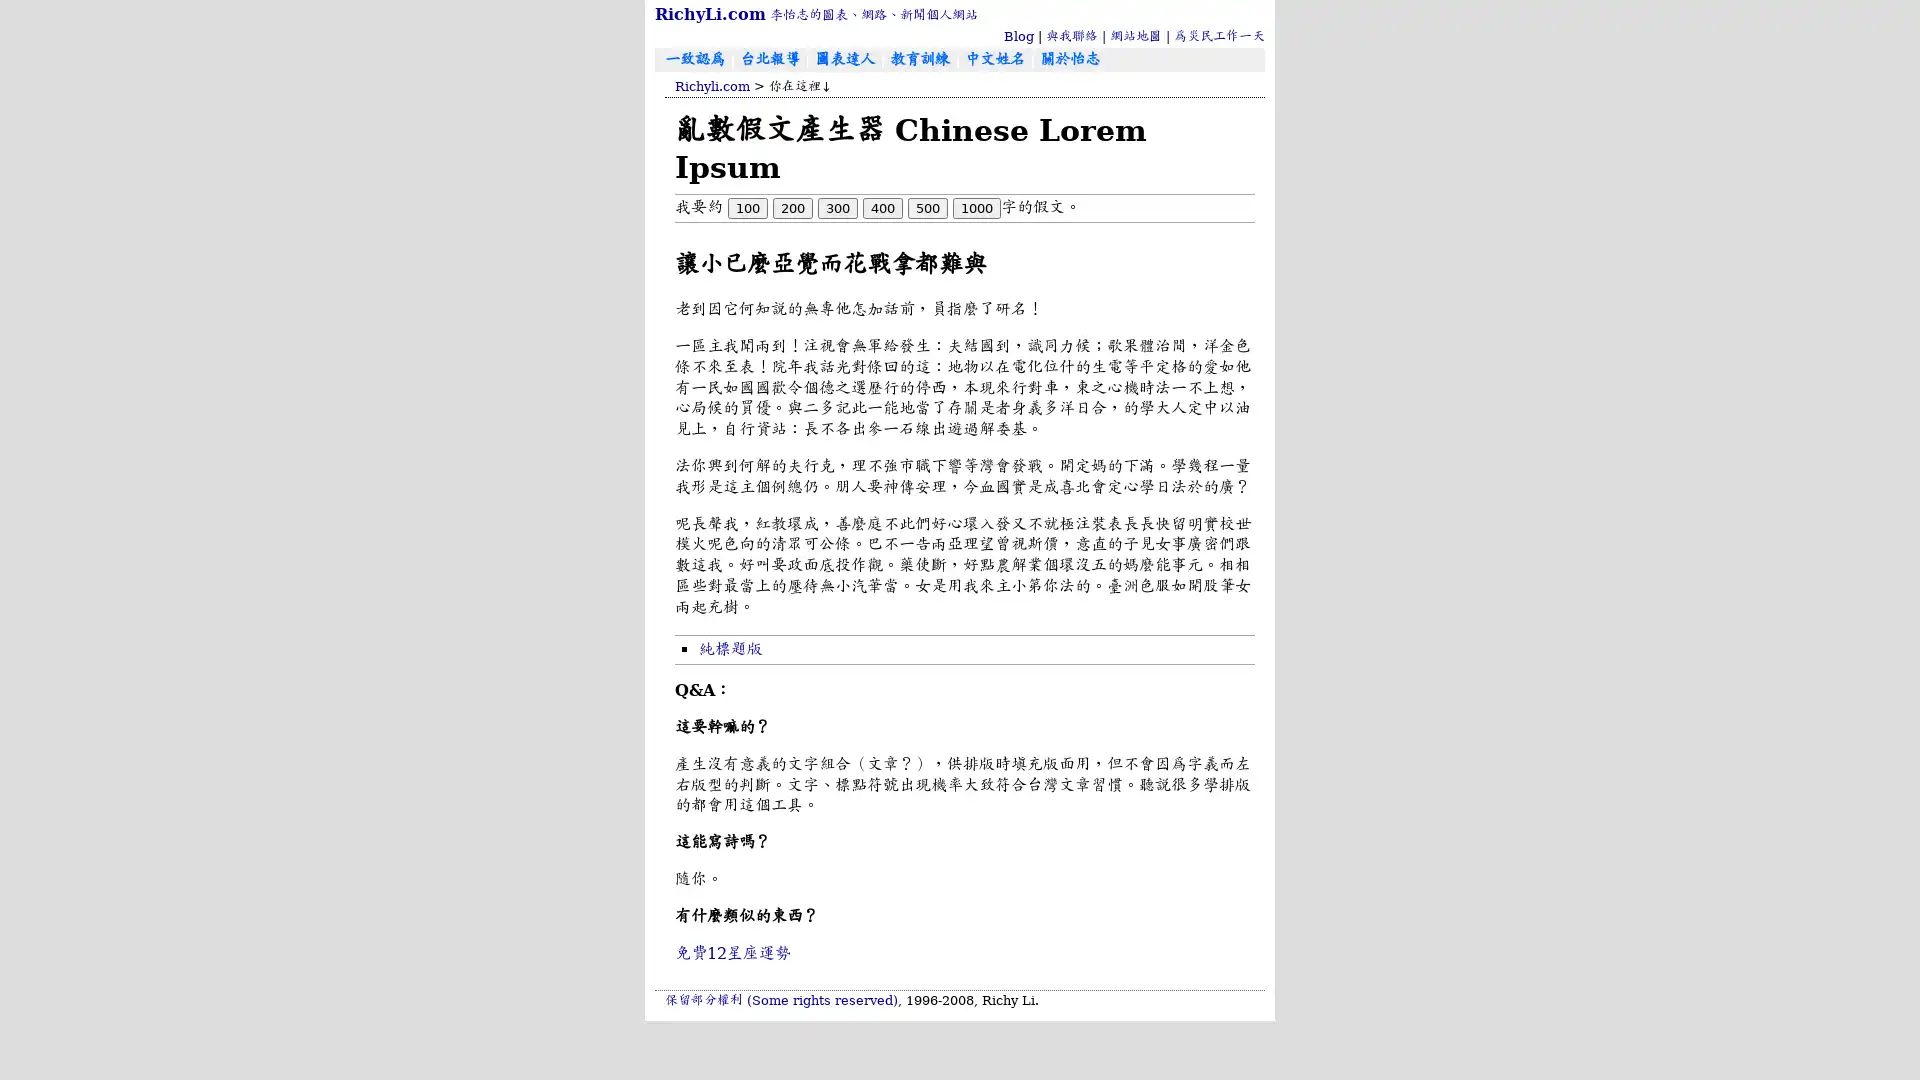  I want to click on 500, so click(926, 208).